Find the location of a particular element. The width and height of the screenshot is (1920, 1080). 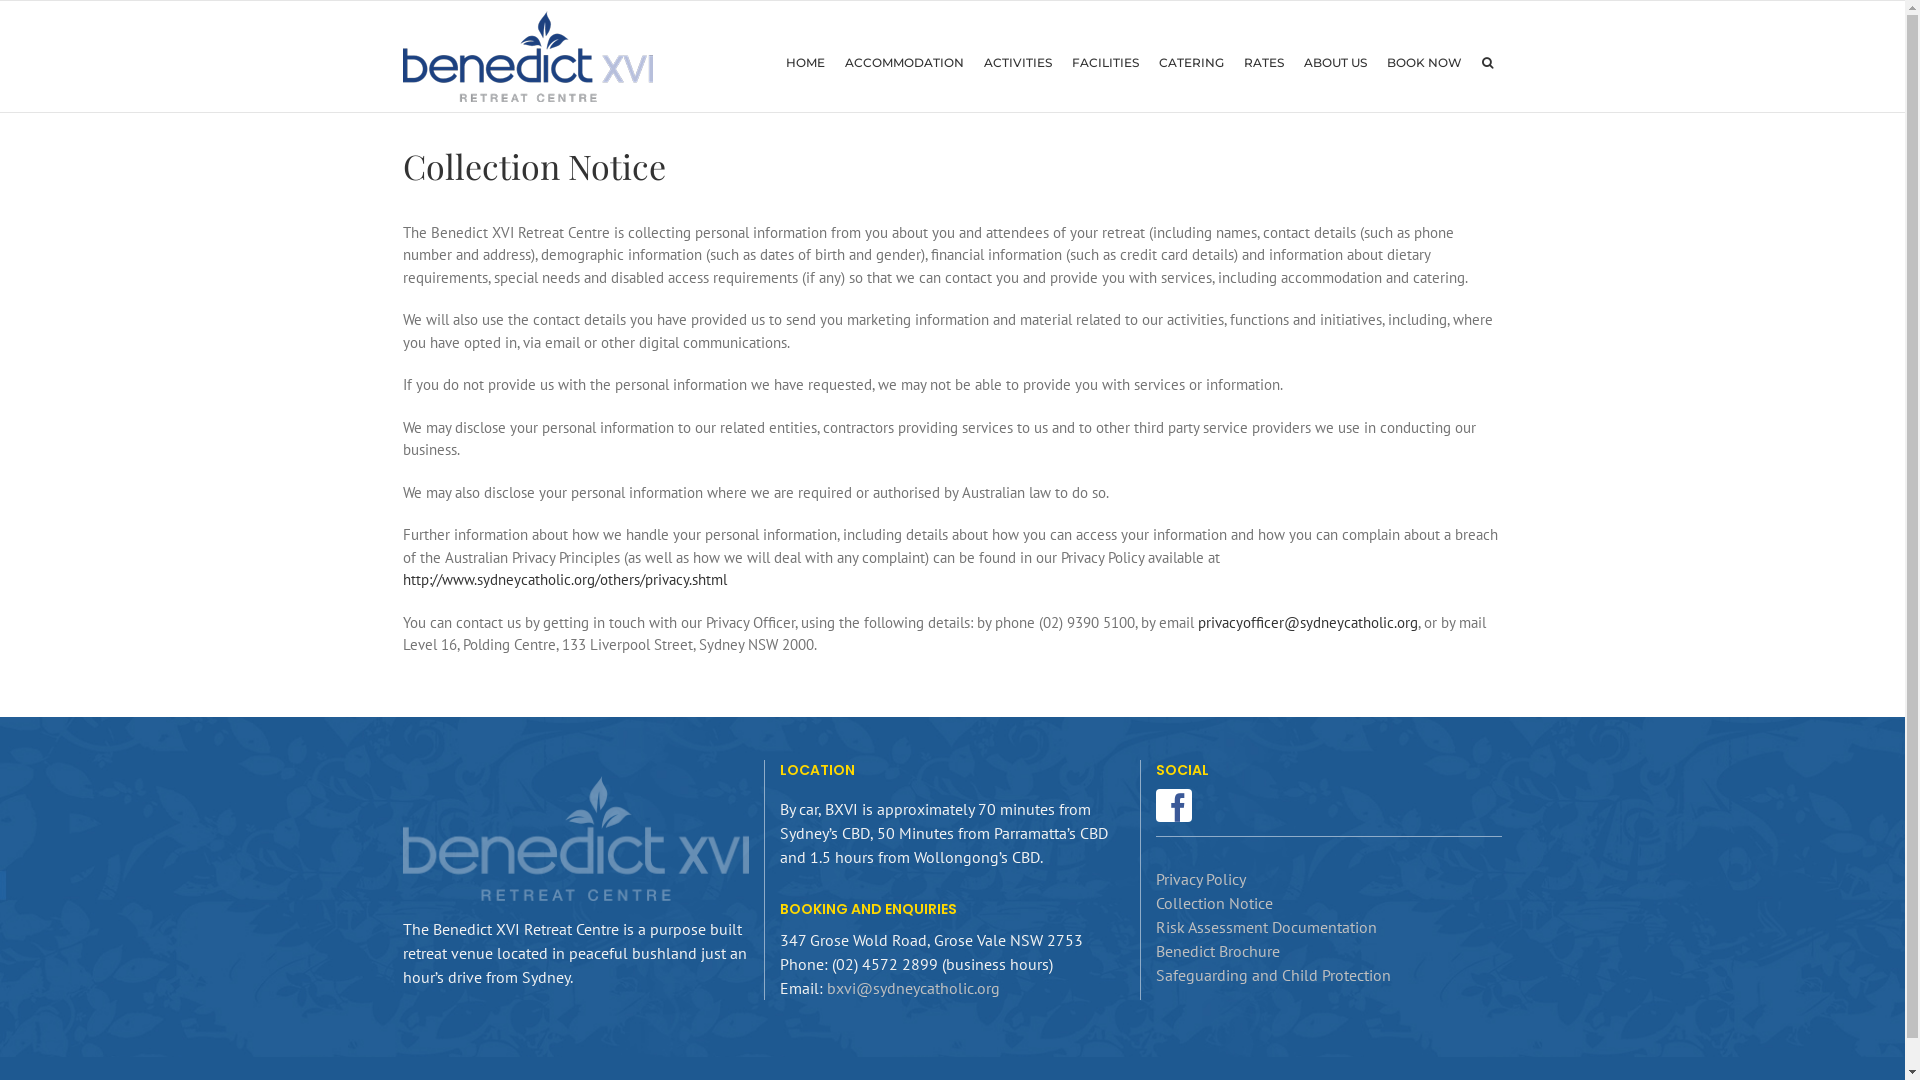

'ABOUT US' is located at coordinates (1335, 61).